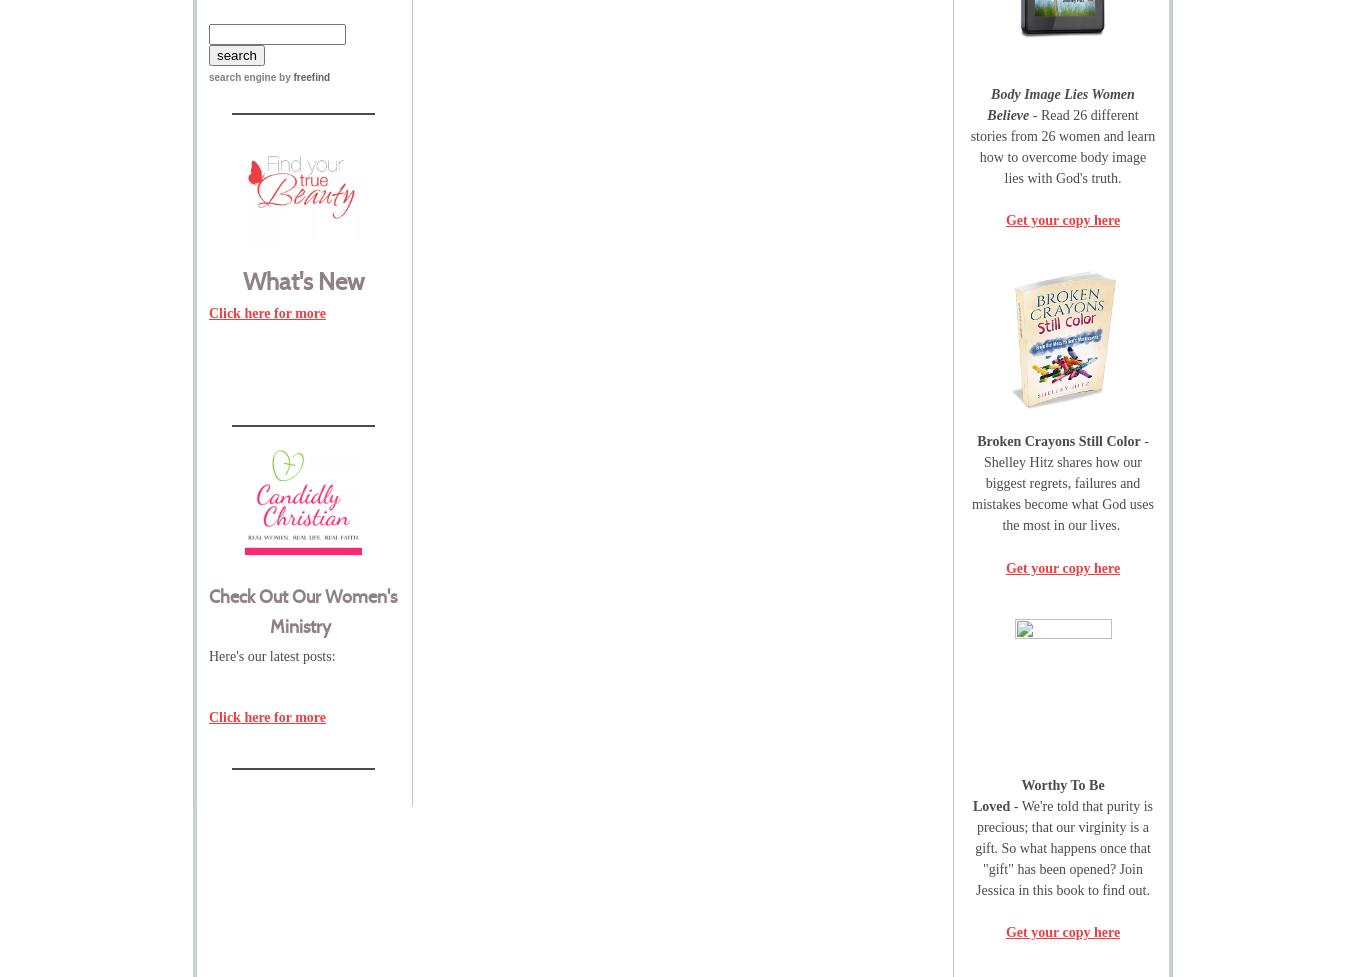 This screenshot has height=977, width=1366. What do you see at coordinates (311, 77) in the screenshot?
I see `'freefind'` at bounding box center [311, 77].